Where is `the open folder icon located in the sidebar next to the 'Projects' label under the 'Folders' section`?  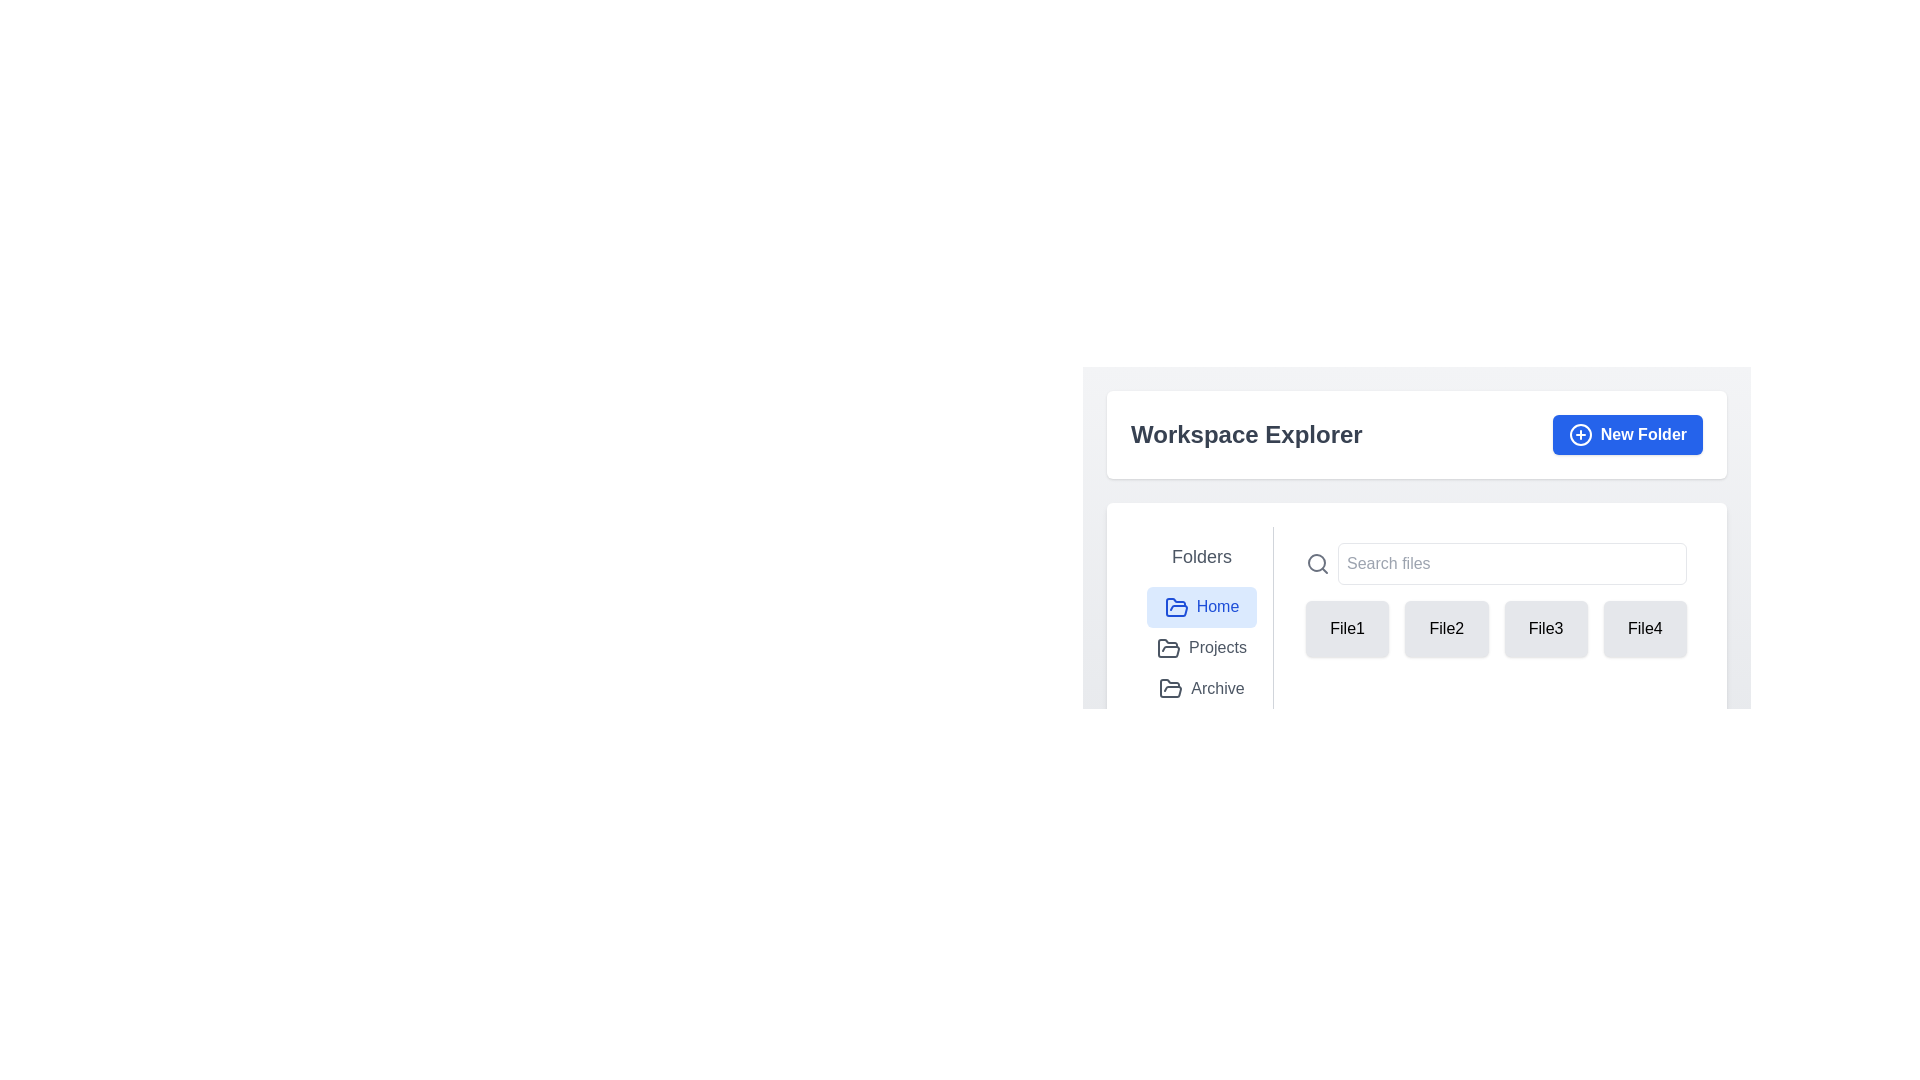 the open folder icon located in the sidebar next to the 'Projects' label under the 'Folders' section is located at coordinates (1169, 648).